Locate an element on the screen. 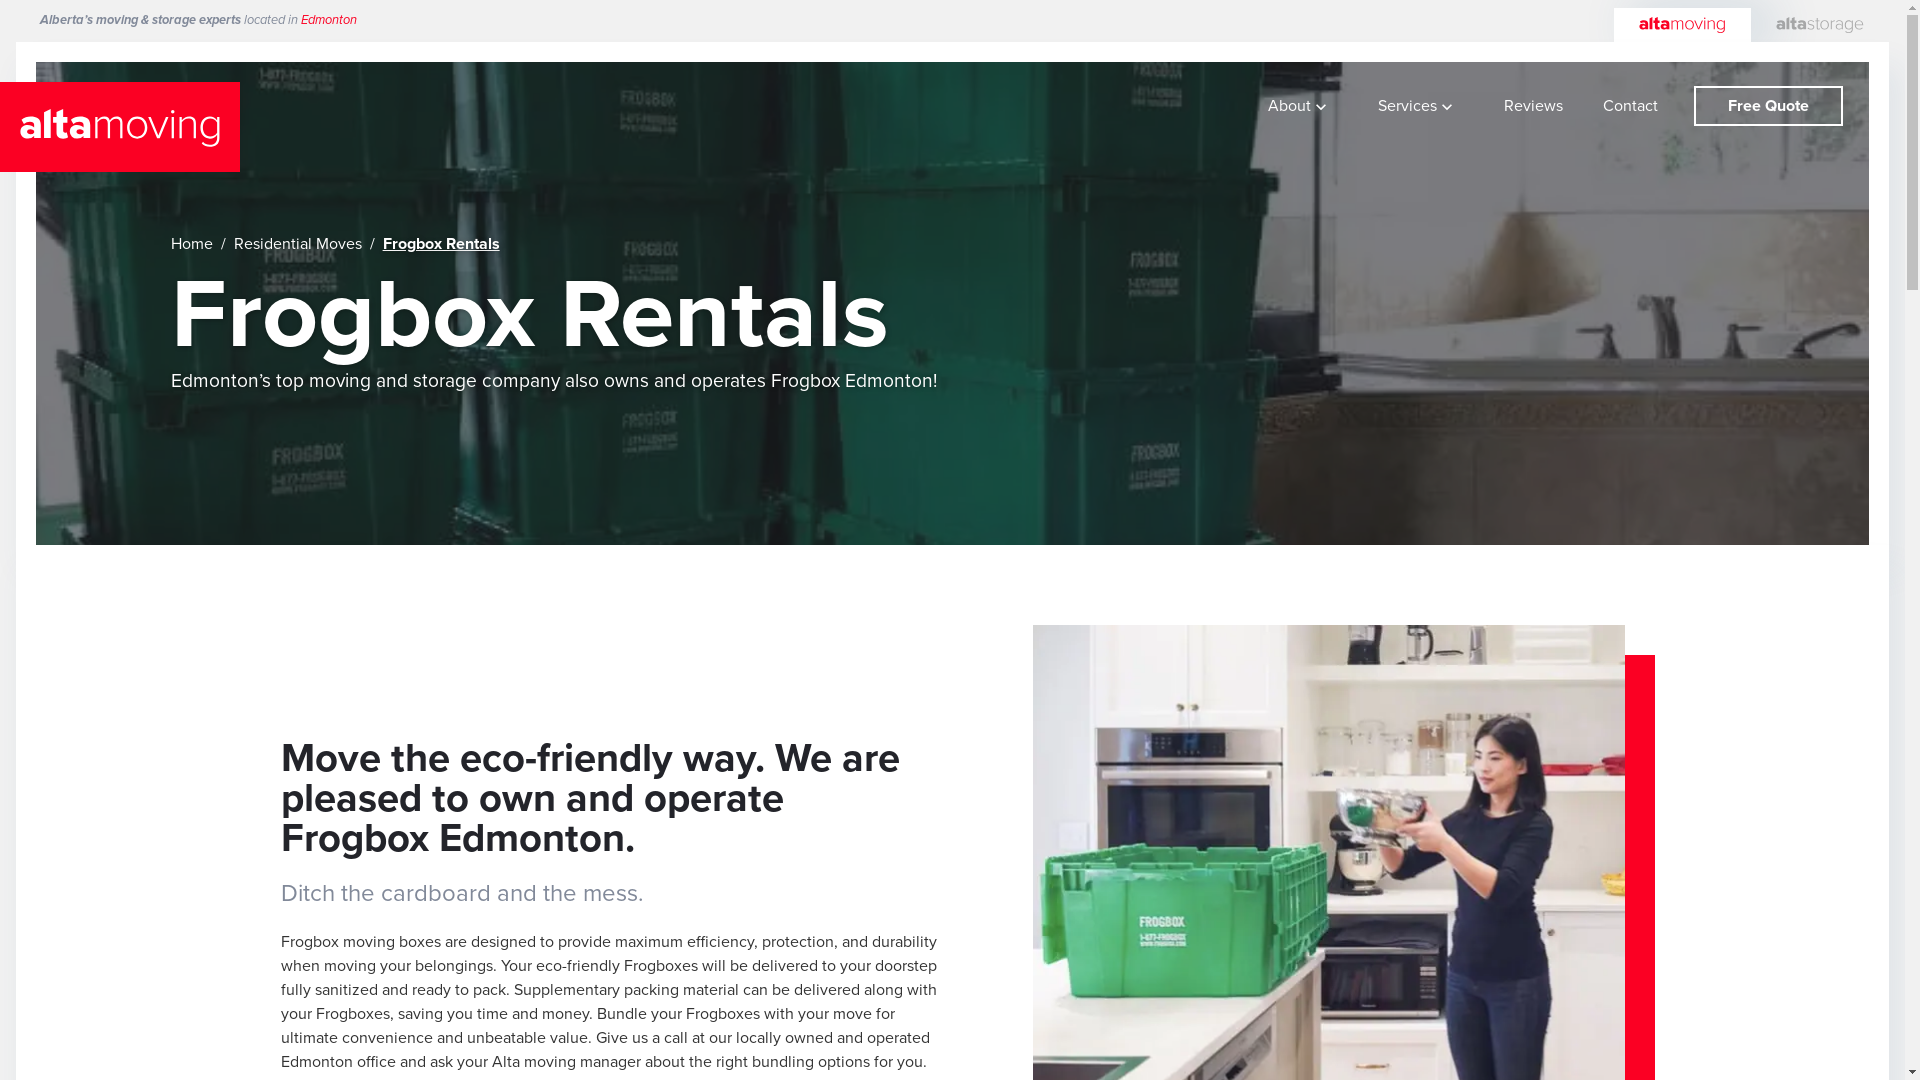  'Edmonton' is located at coordinates (329, 19).